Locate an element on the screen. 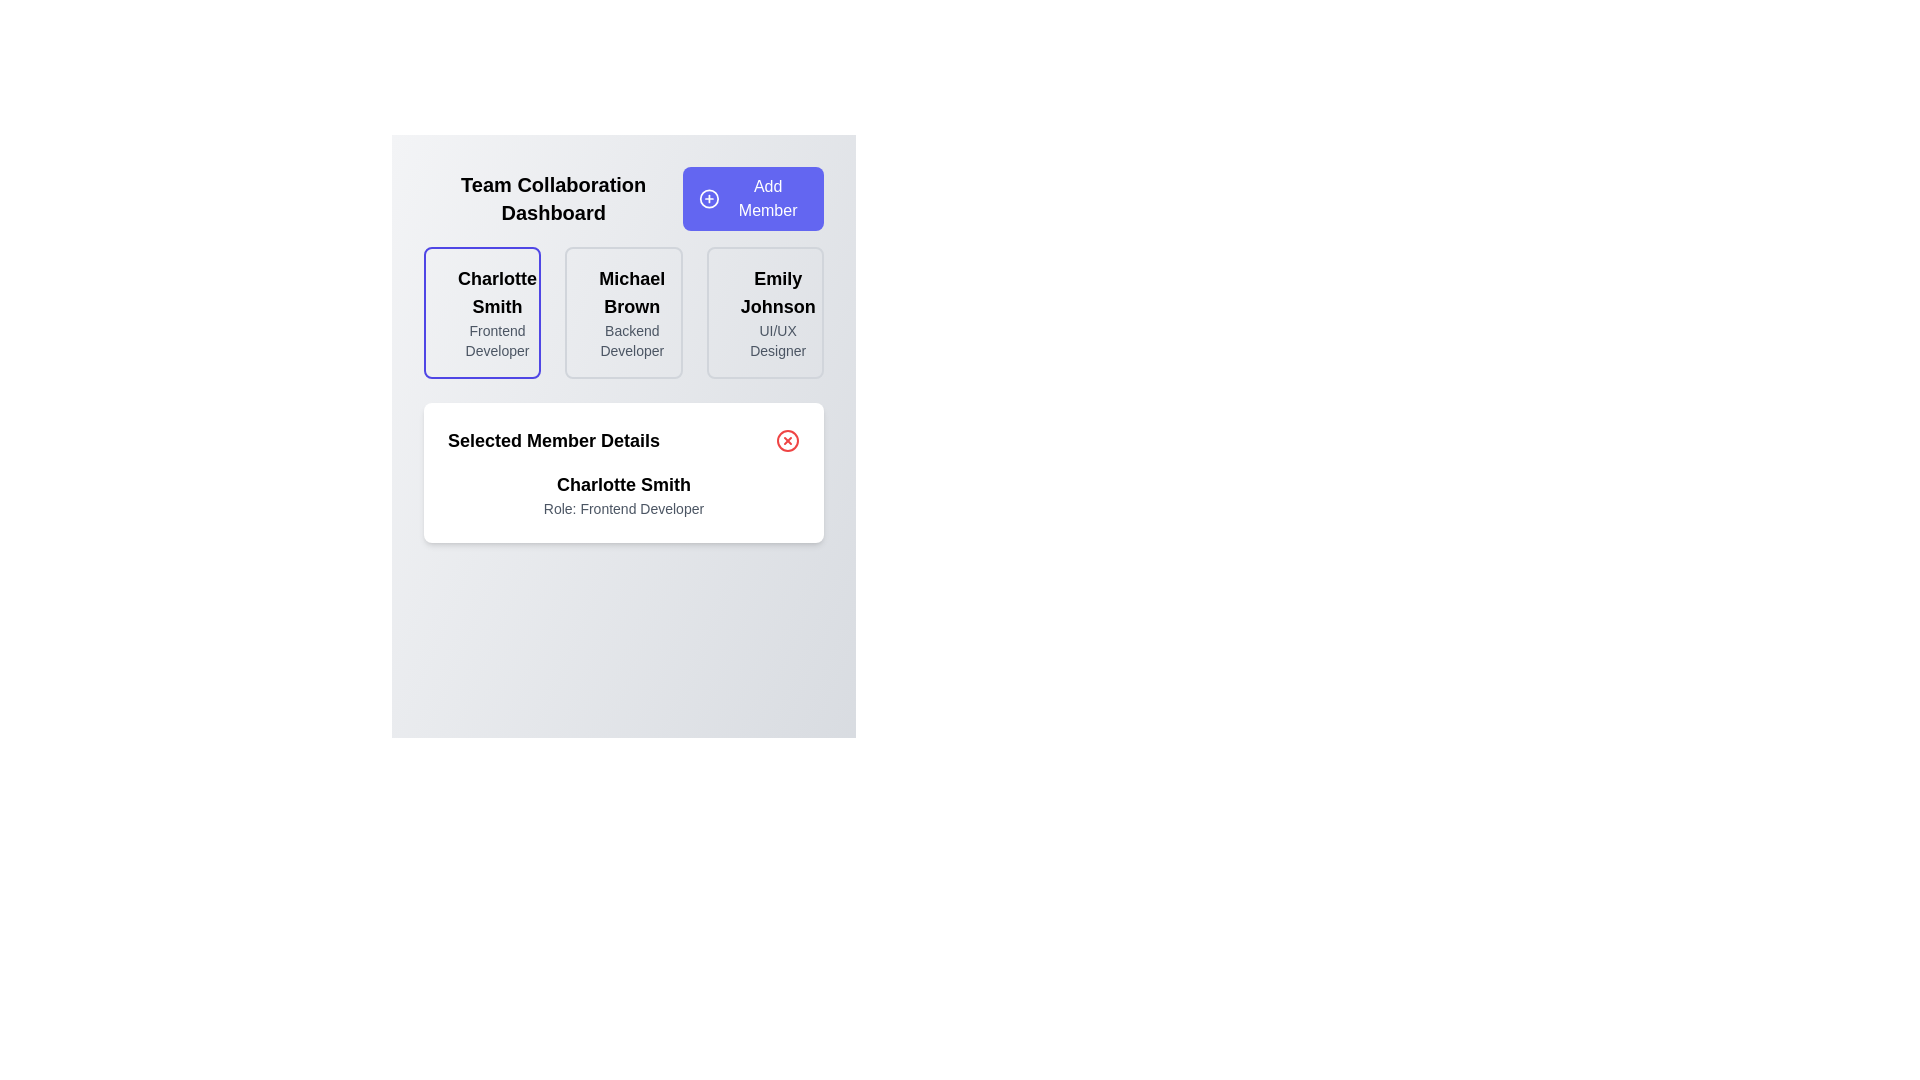 Image resolution: width=1920 pixels, height=1080 pixels. the Text Label displaying the name of a member in the card interface of the dashboard is located at coordinates (777, 293).